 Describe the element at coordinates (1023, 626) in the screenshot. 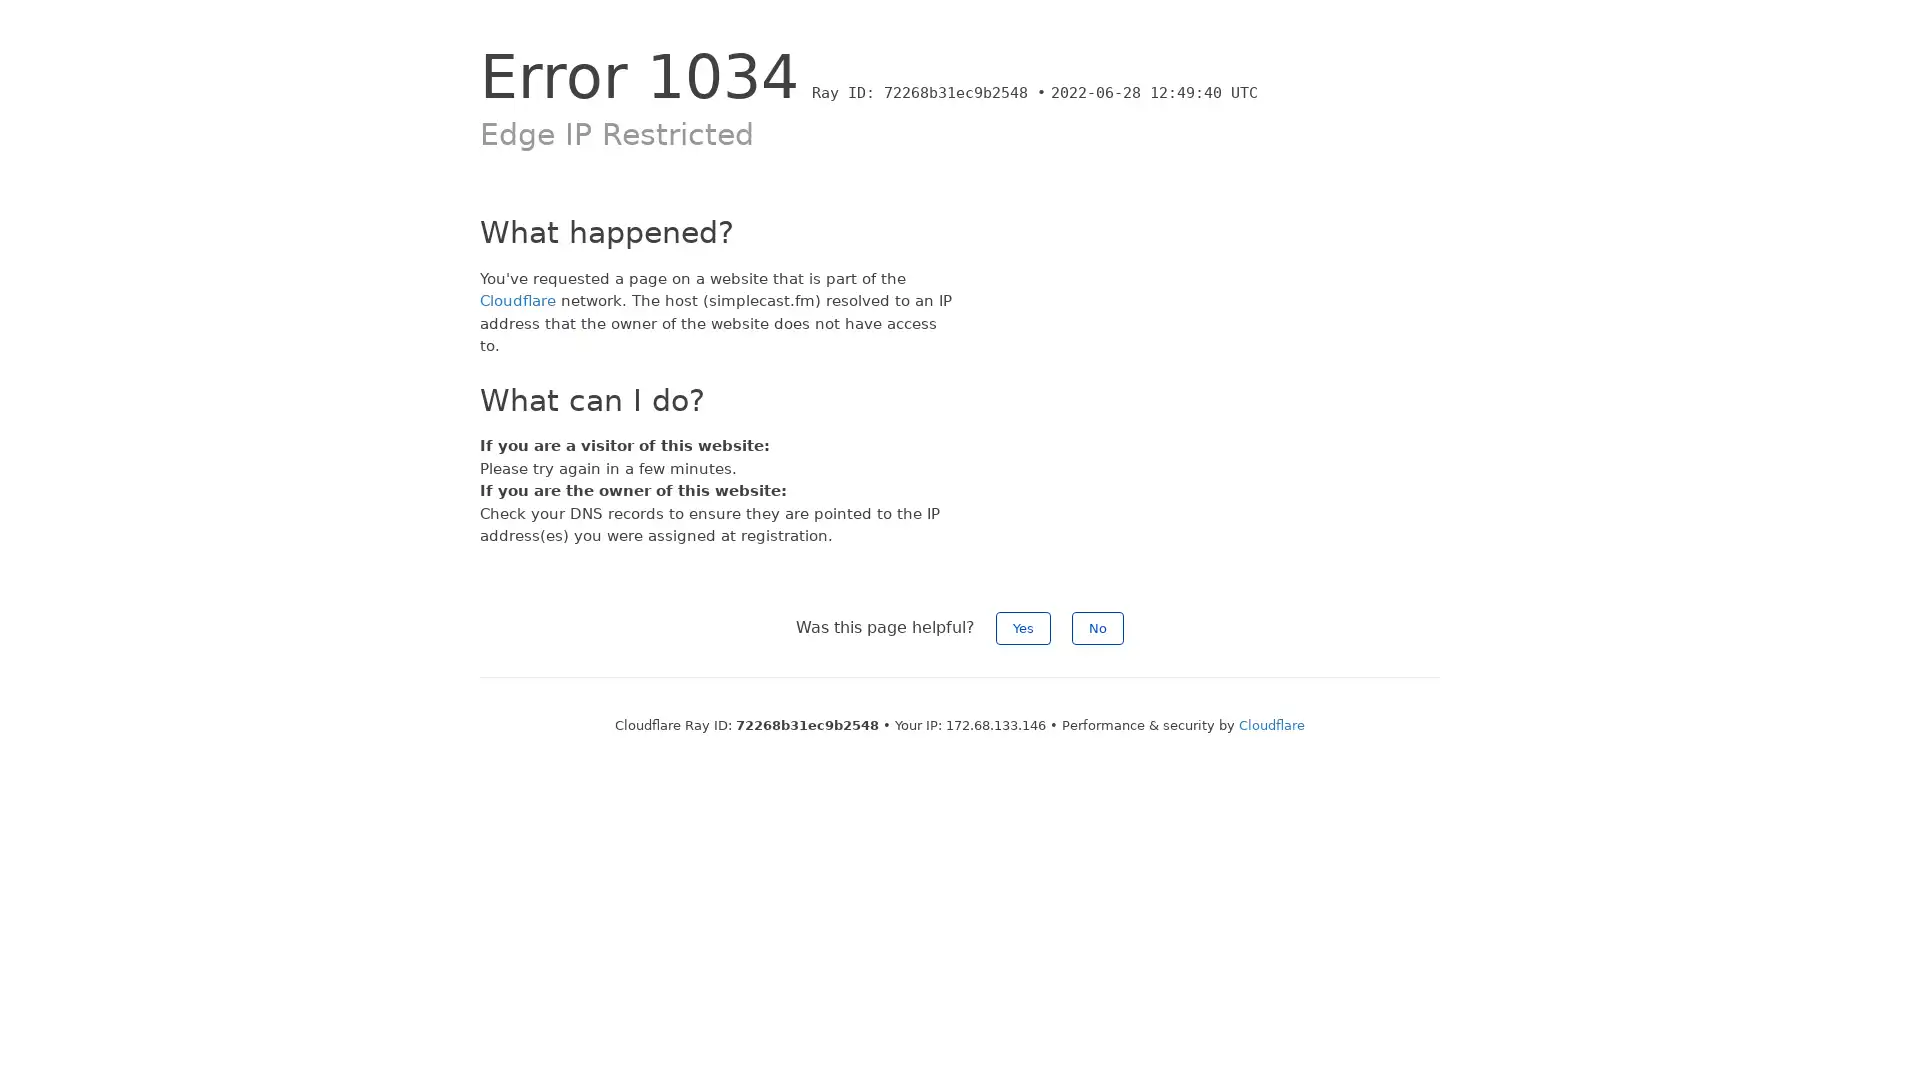

I see `Yes` at that location.